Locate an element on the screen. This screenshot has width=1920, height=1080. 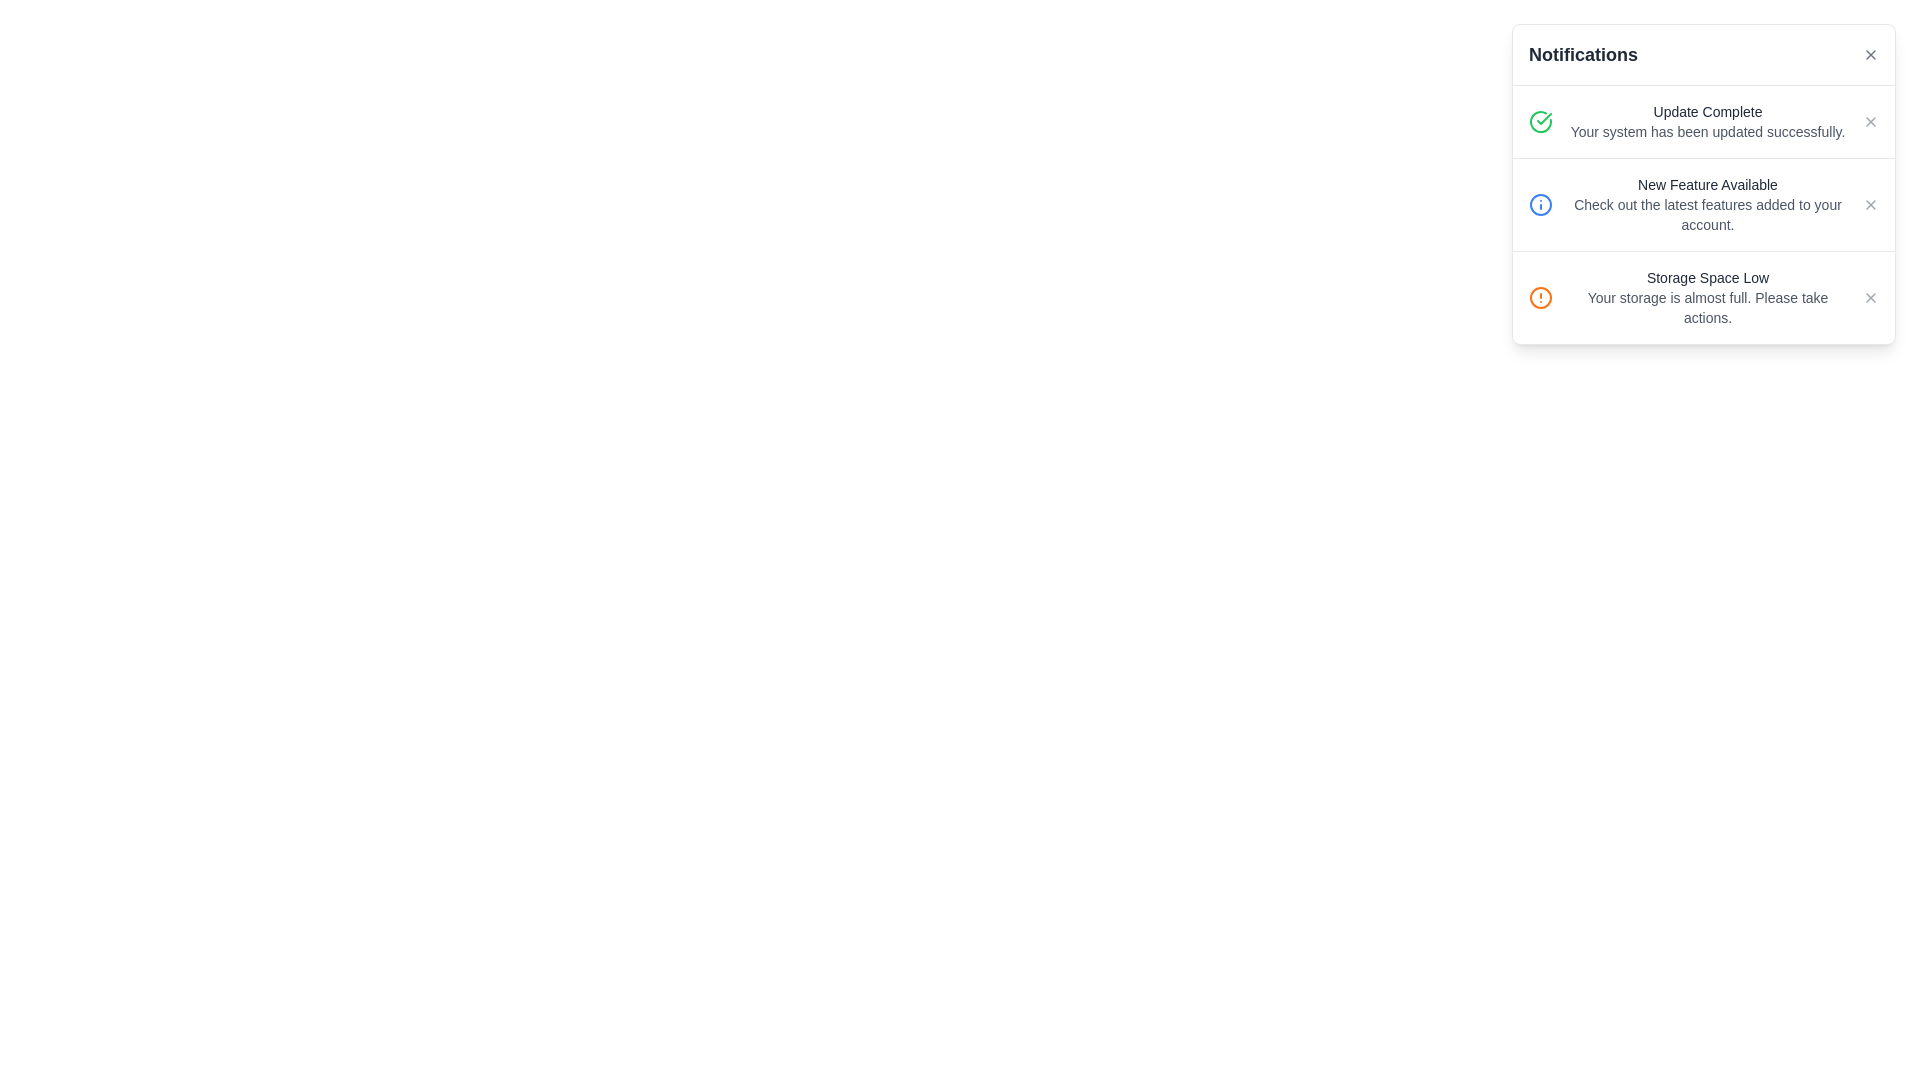
contents of the Notification Box located at the top-right corner of the viewport, which contains alerts and information with a header labeled 'Notifications' is located at coordinates (1703, 184).